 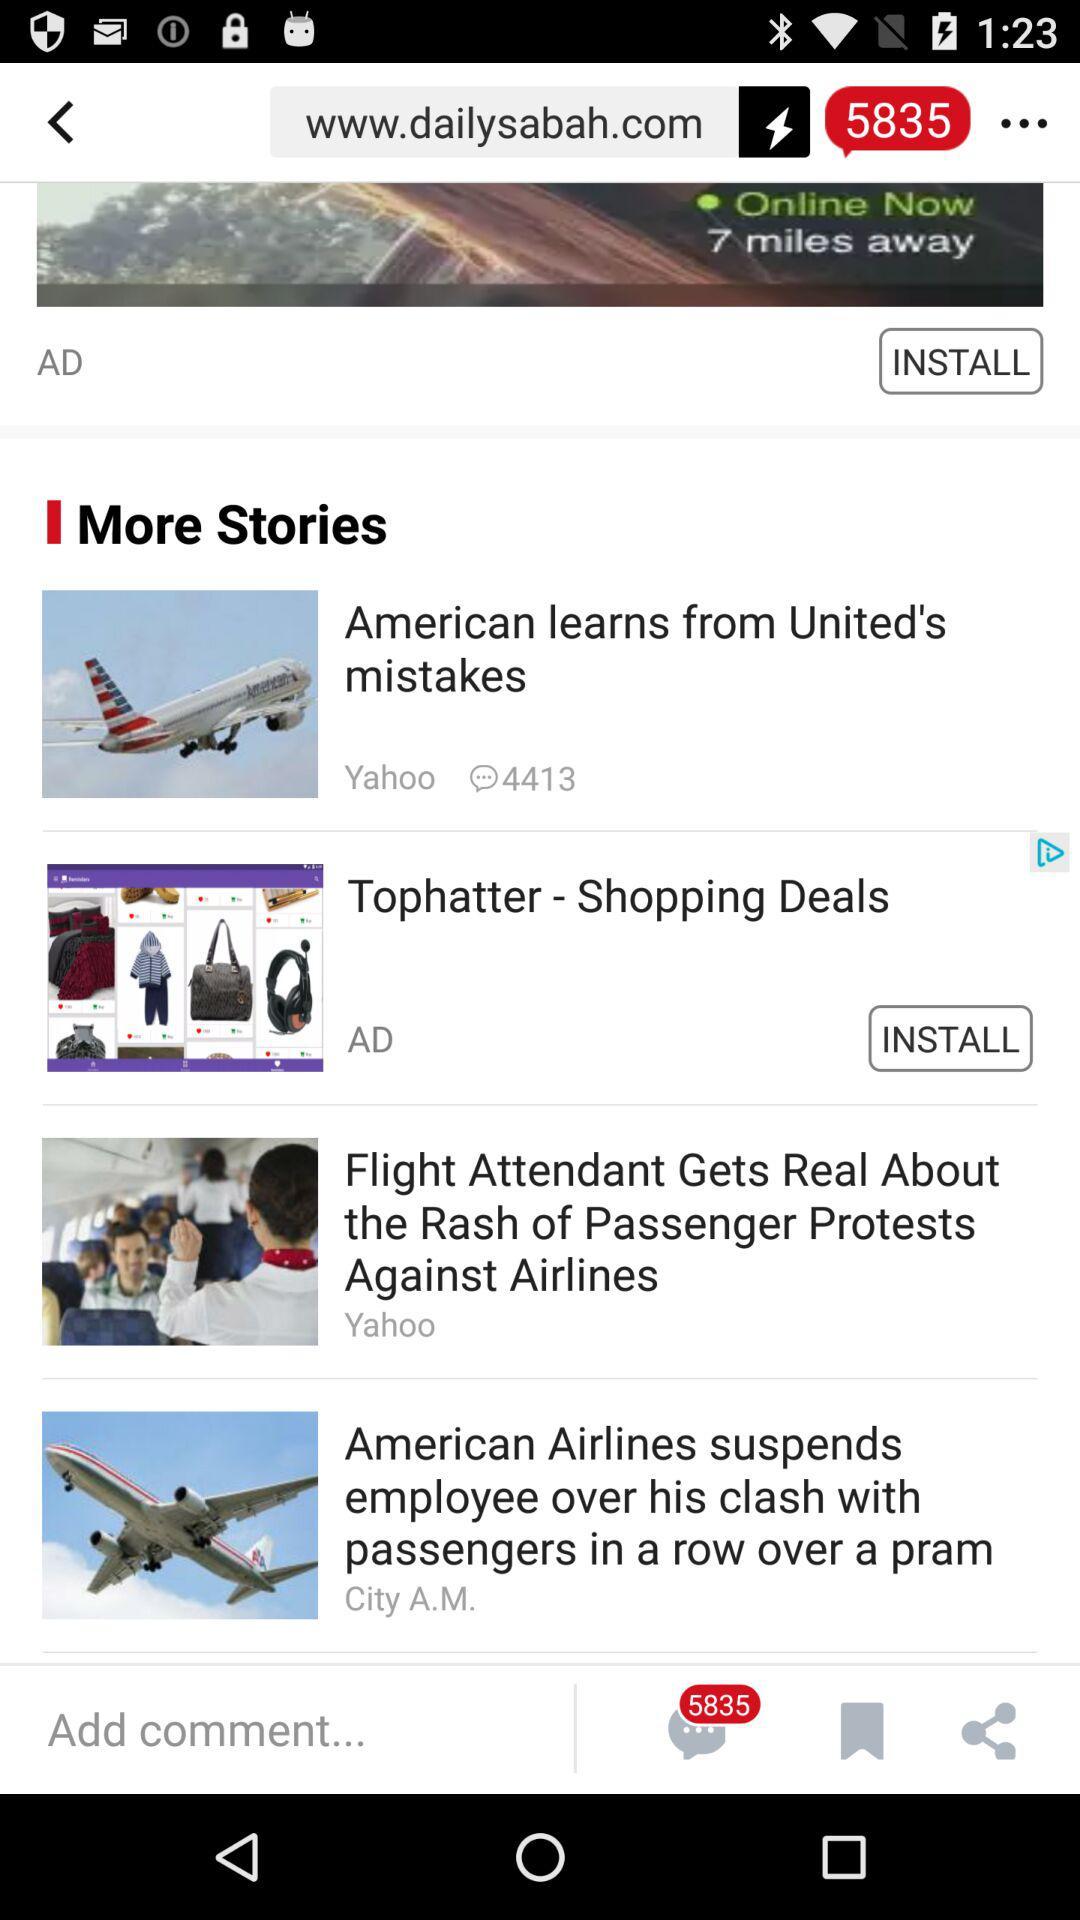 What do you see at coordinates (180, 1515) in the screenshot?
I see `fourth image below more stories text` at bounding box center [180, 1515].